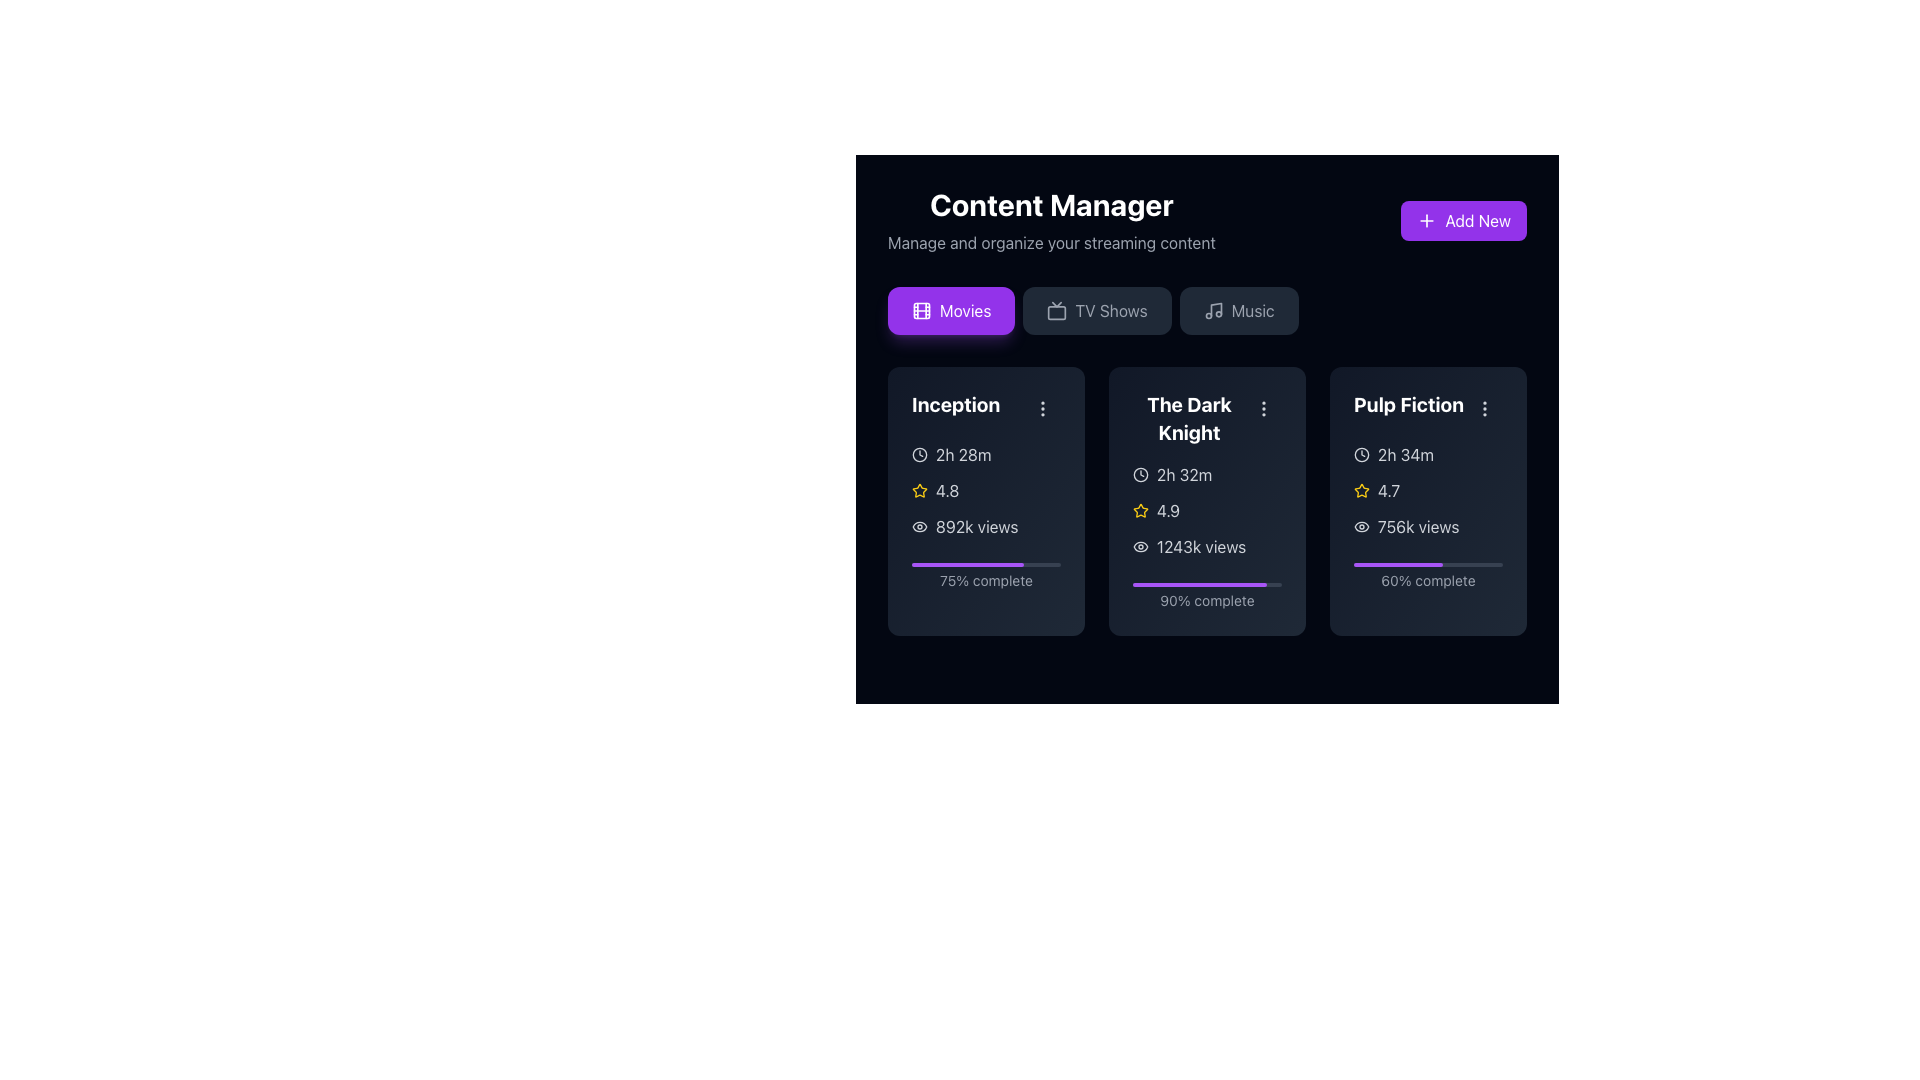  What do you see at coordinates (919, 526) in the screenshot?
I see `the eye icon representing views located at the bottom-center of the 'Inception' card` at bounding box center [919, 526].